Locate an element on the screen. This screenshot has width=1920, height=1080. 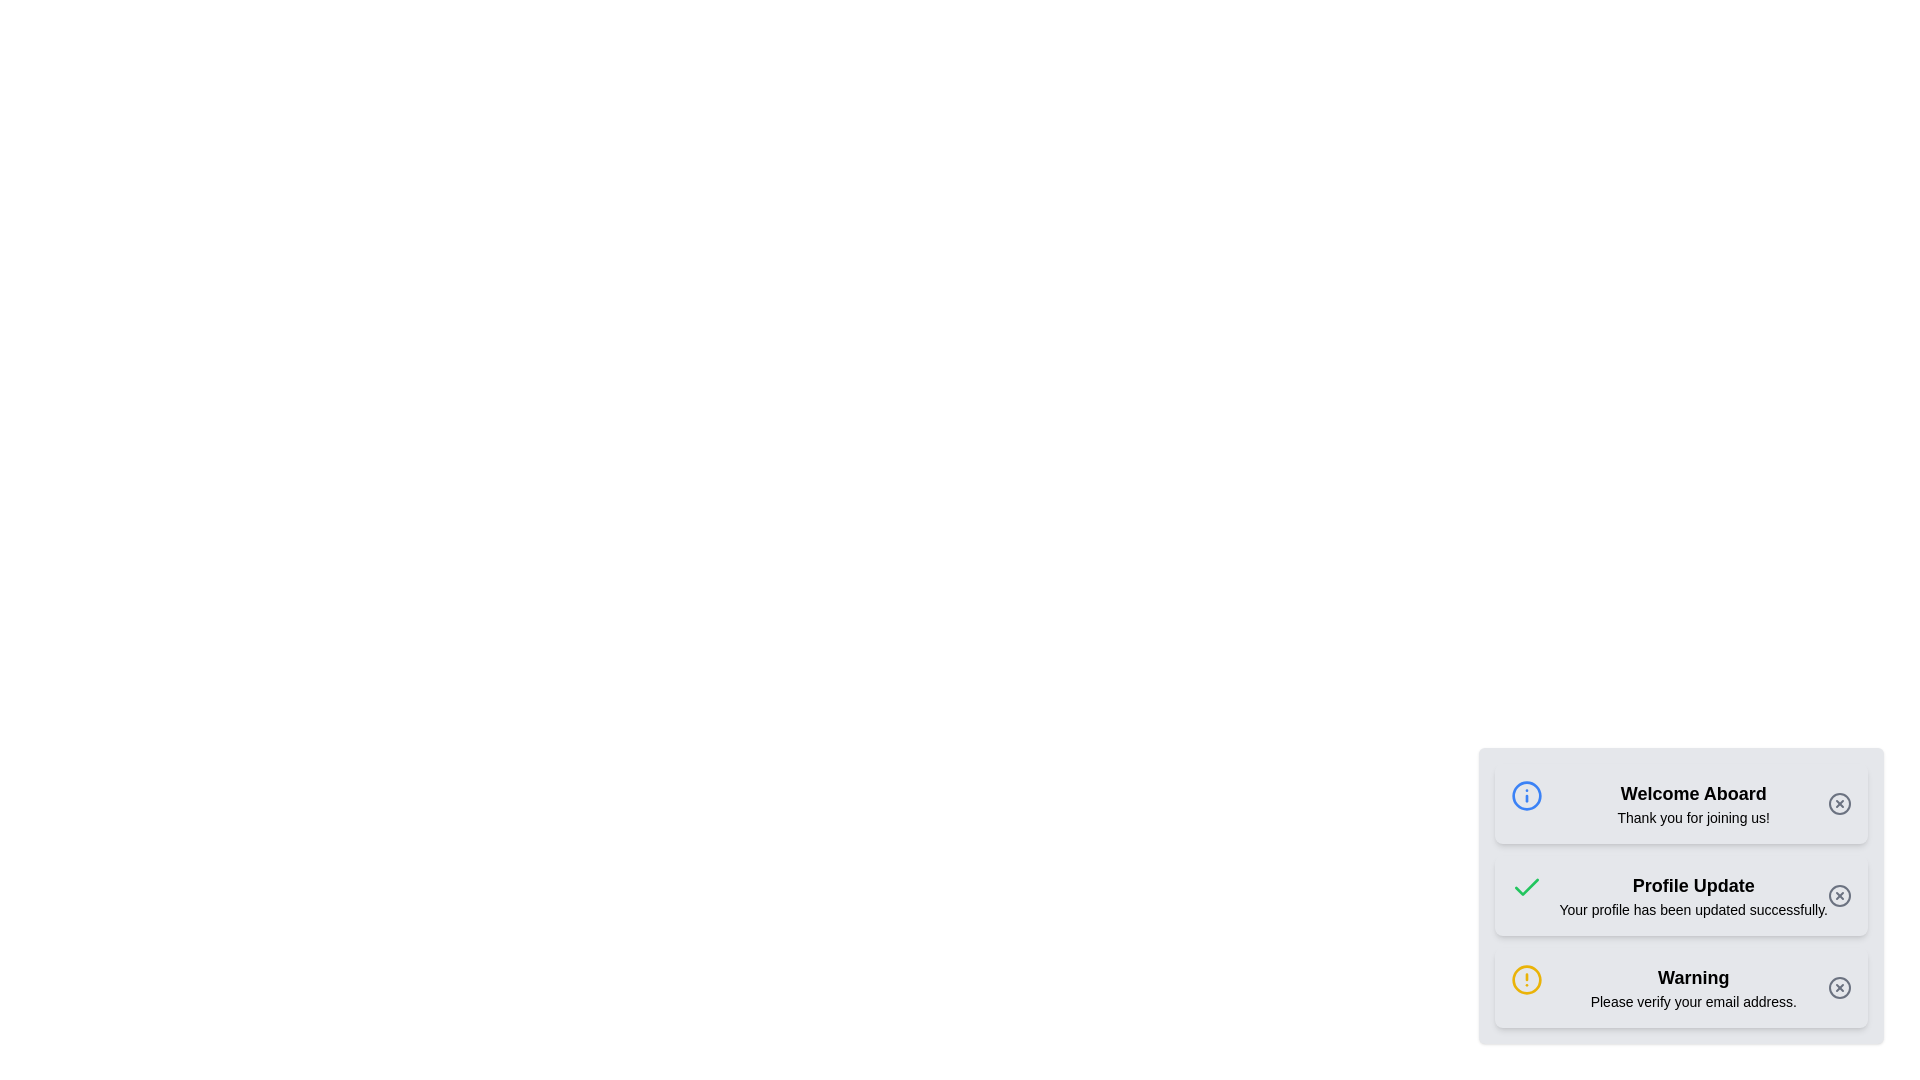
the small yellow alert icon with an exclamation point inside, located within the third notification card is located at coordinates (1526, 986).